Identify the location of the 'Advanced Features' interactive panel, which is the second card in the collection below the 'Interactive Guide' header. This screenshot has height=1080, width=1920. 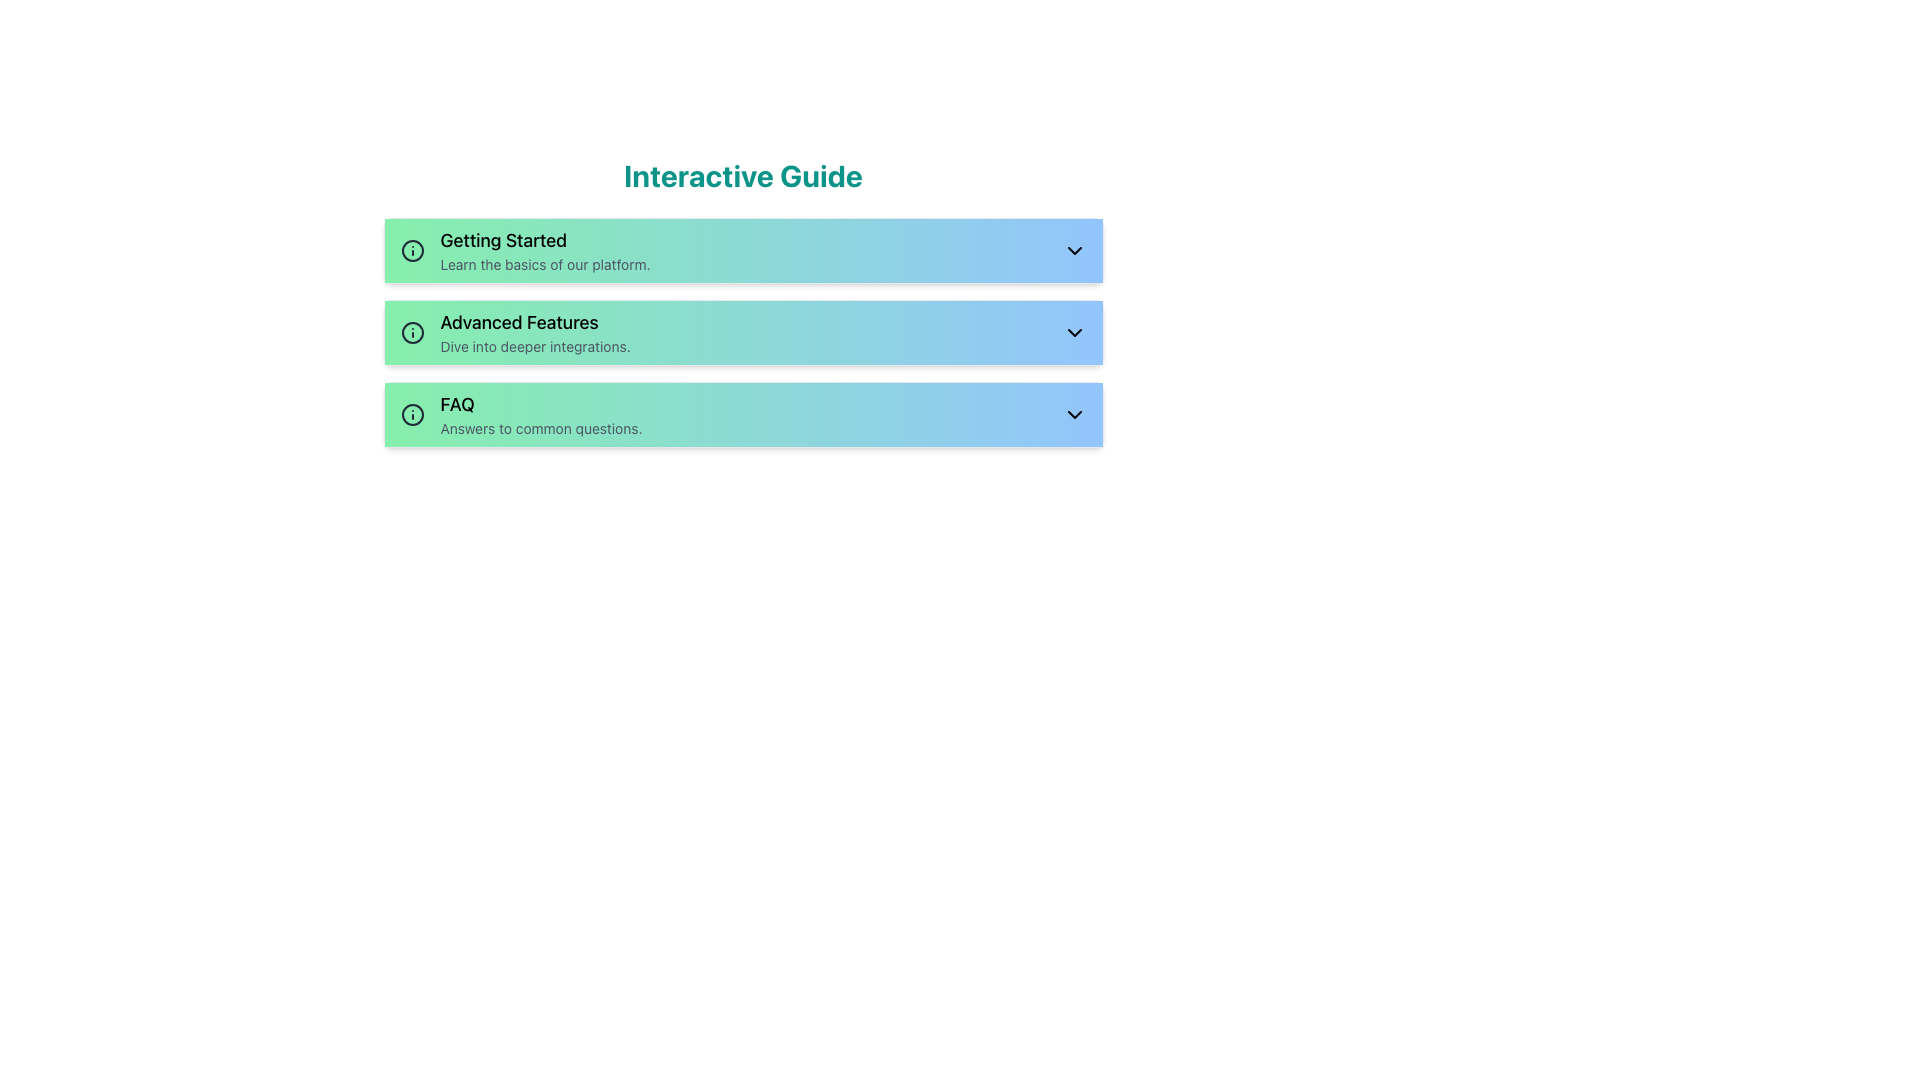
(742, 311).